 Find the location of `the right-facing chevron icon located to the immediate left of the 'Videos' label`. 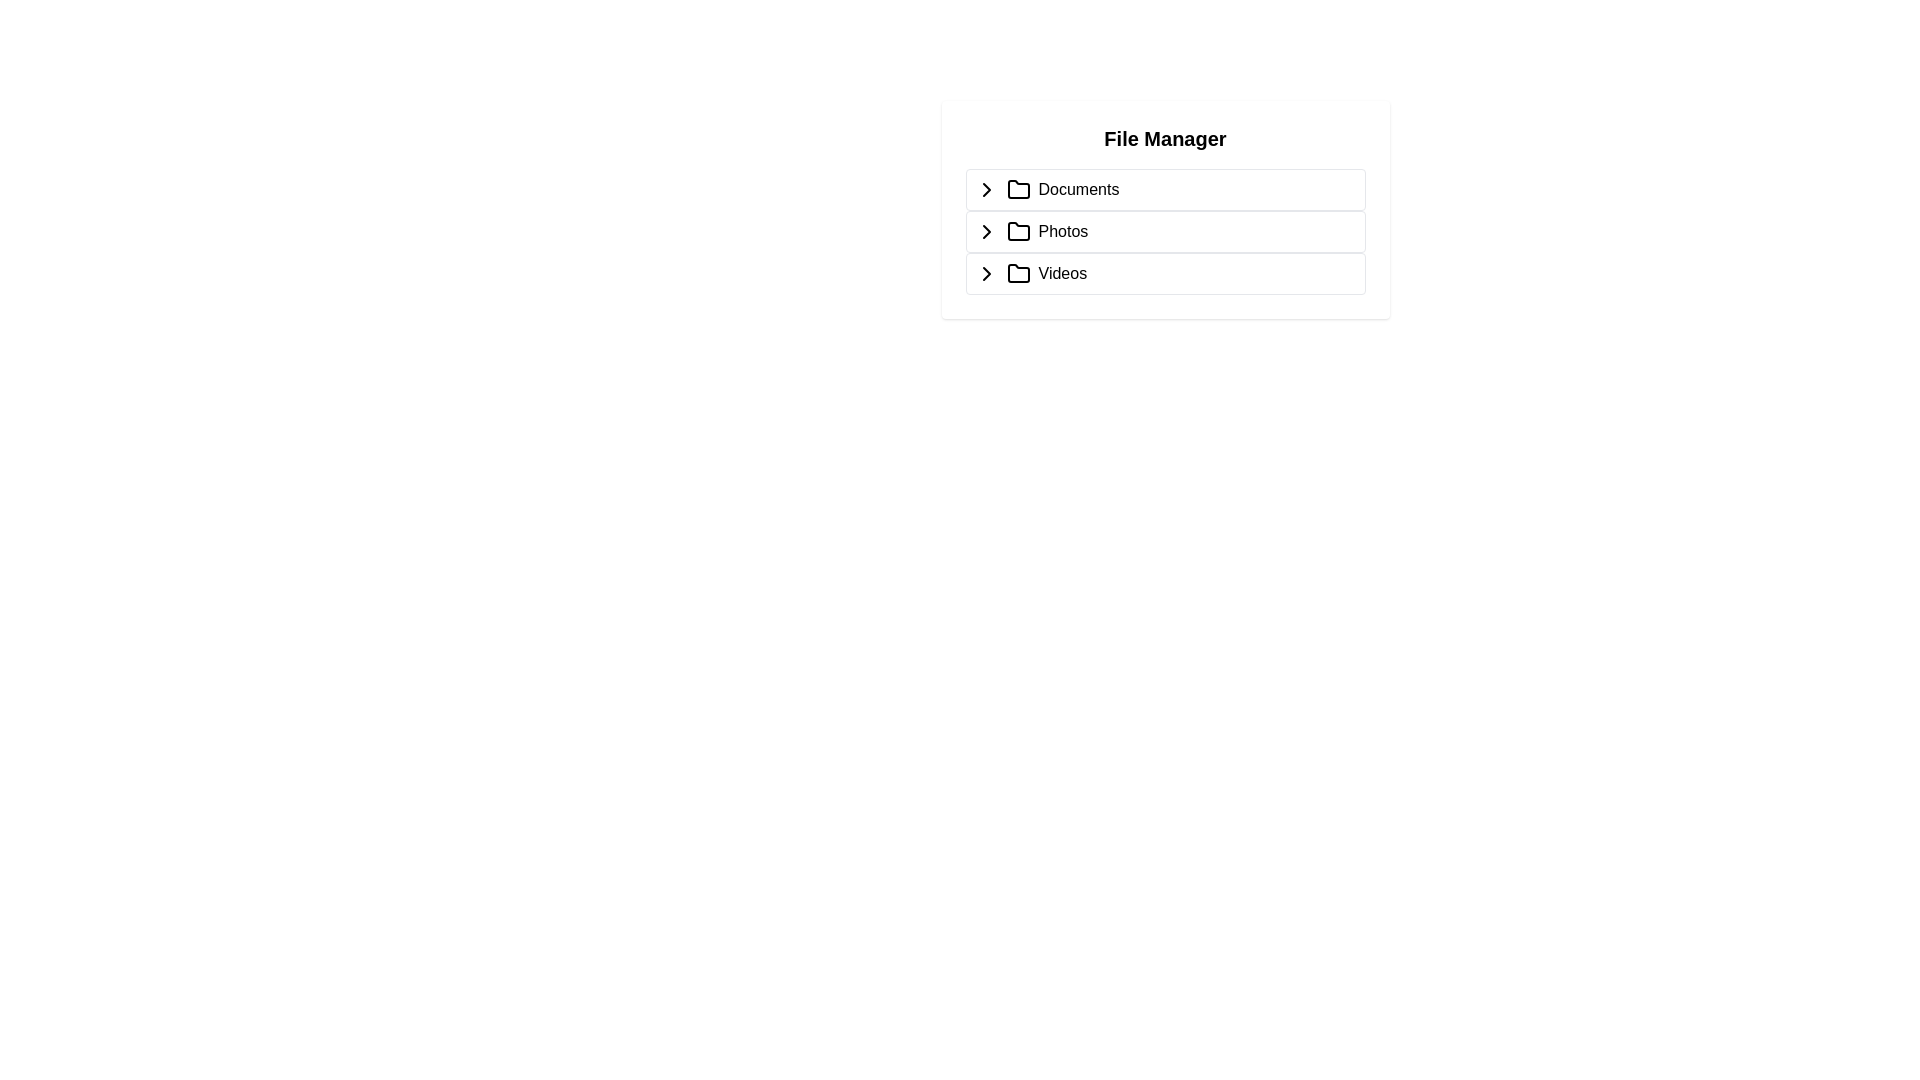

the right-facing chevron icon located to the immediate left of the 'Videos' label is located at coordinates (986, 273).